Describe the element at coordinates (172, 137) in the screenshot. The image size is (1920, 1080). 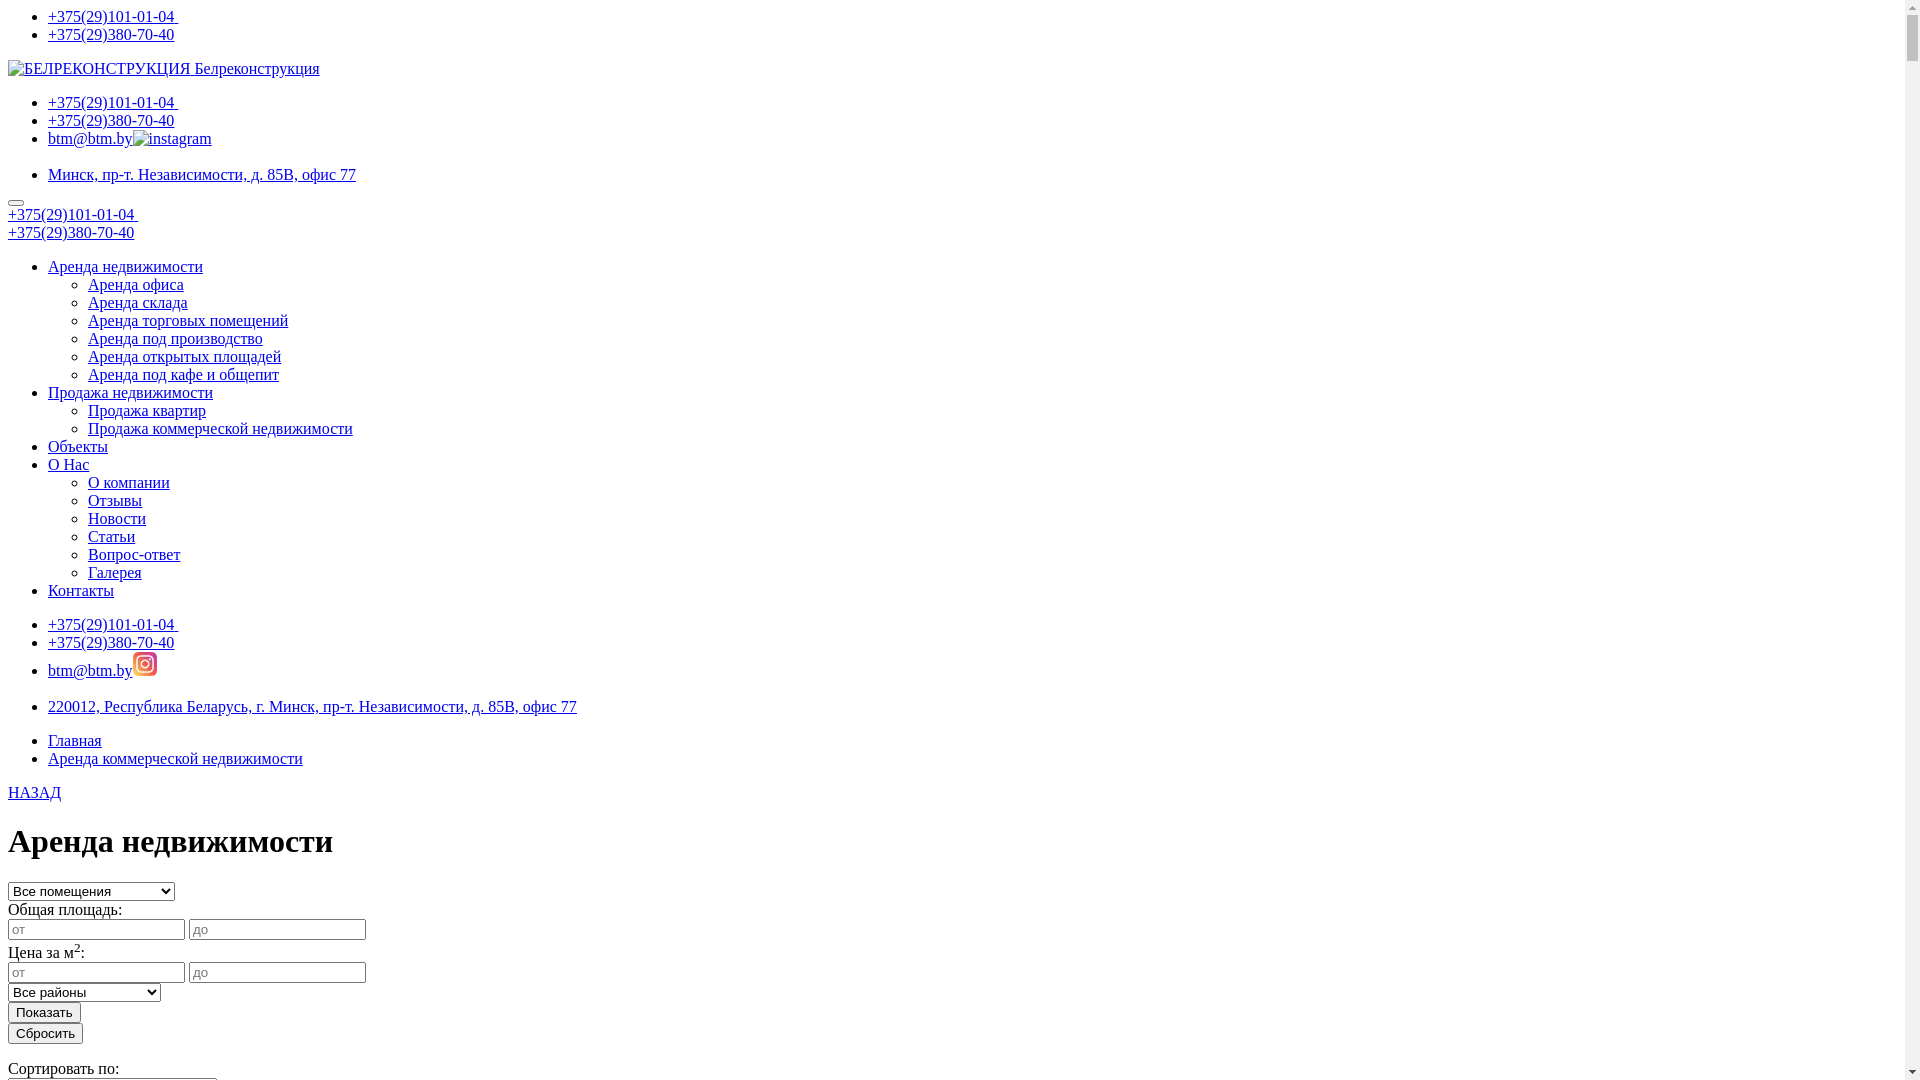
I see `'instagram'` at that location.